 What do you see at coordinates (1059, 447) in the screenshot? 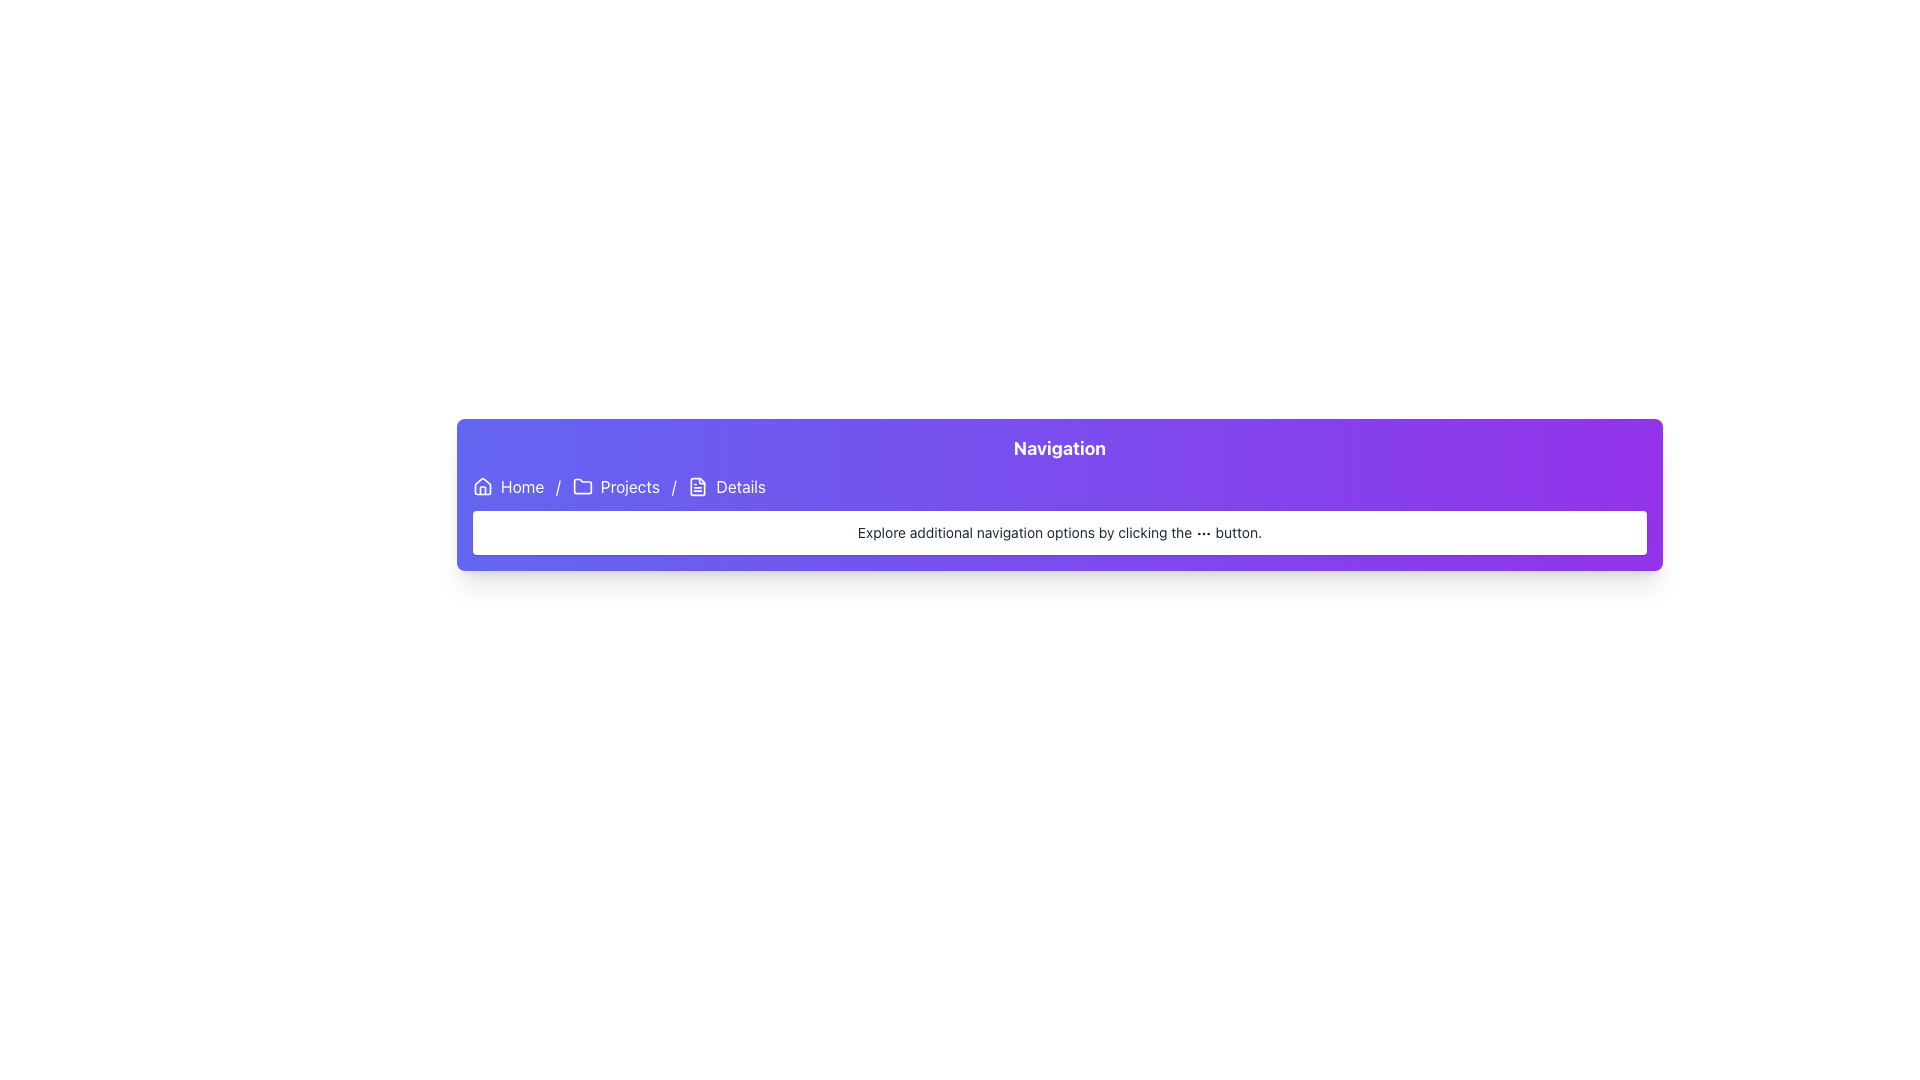
I see `the bolded text label displaying 'Navigation' at the top of the purple gradient header section` at bounding box center [1059, 447].